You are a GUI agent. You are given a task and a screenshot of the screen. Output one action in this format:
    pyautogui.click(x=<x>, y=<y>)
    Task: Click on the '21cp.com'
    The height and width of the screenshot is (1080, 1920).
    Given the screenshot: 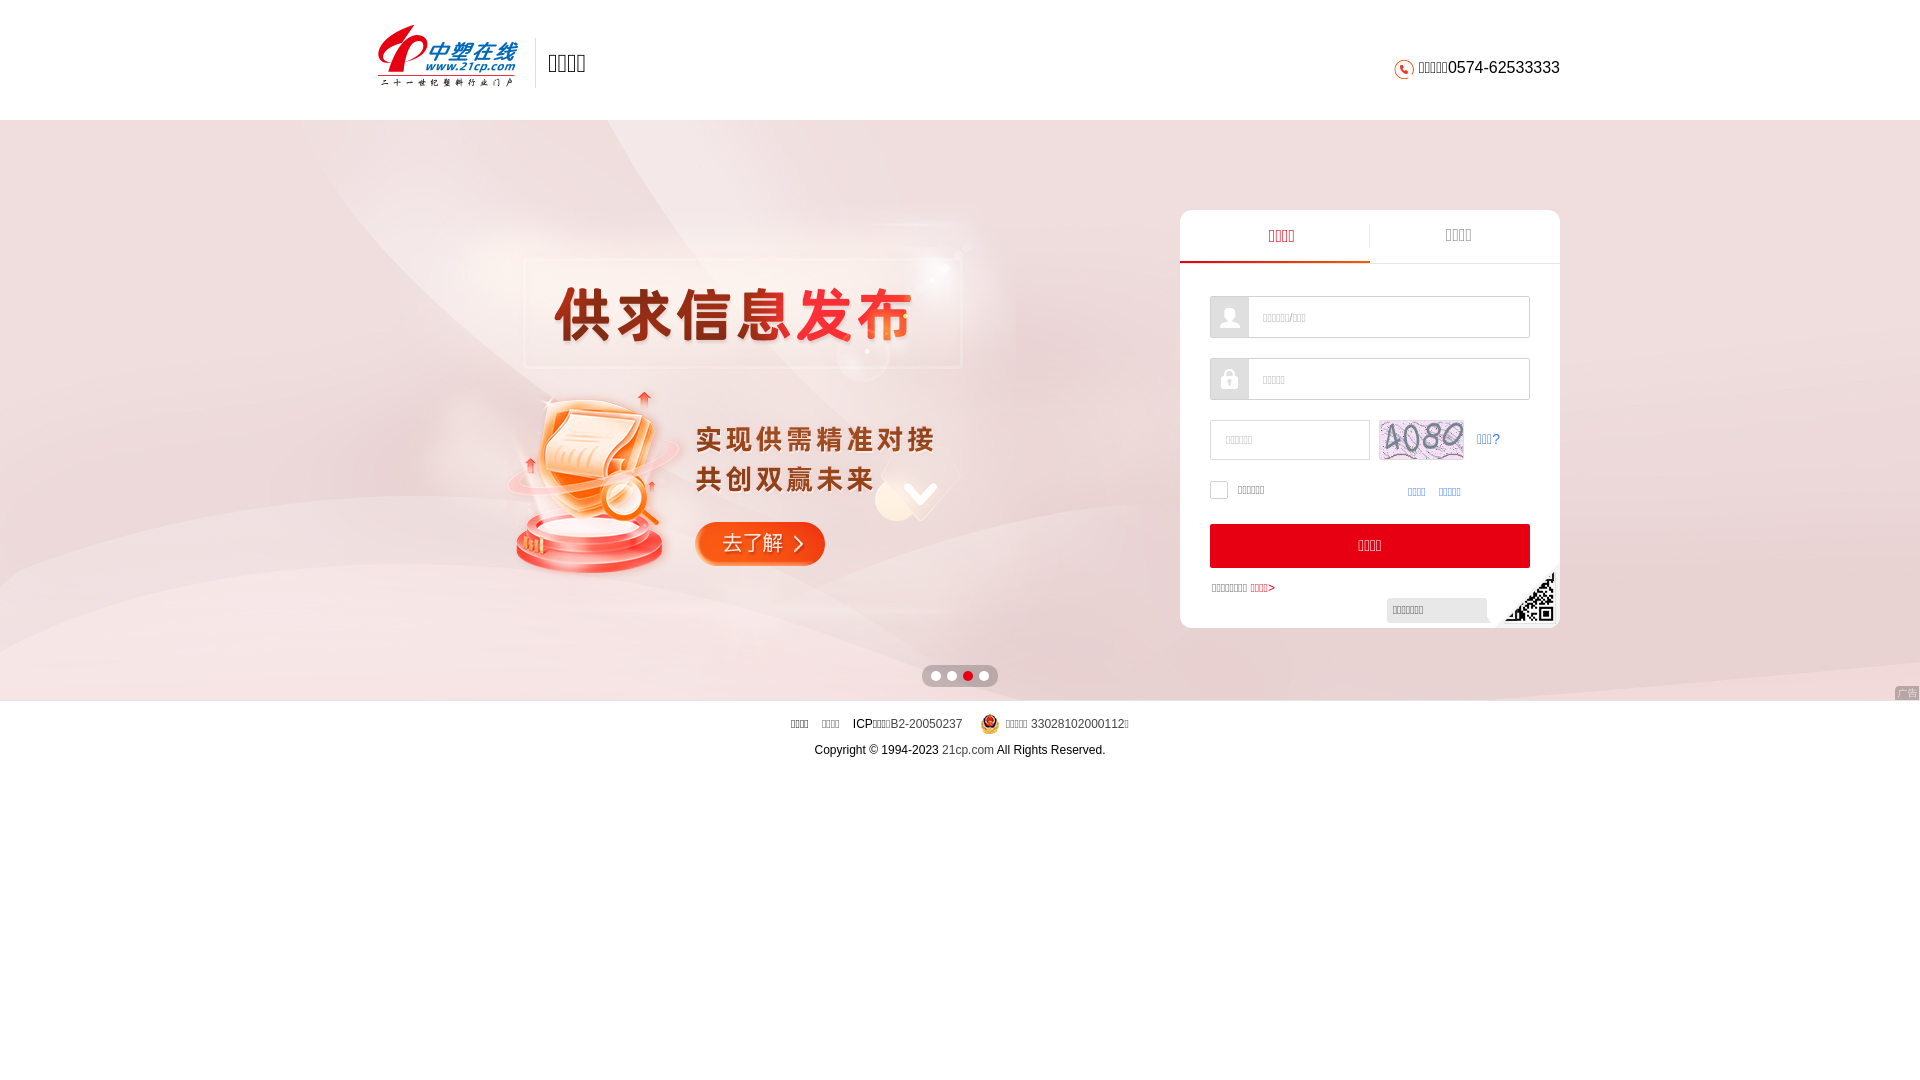 What is the action you would take?
    pyautogui.click(x=968, y=749)
    